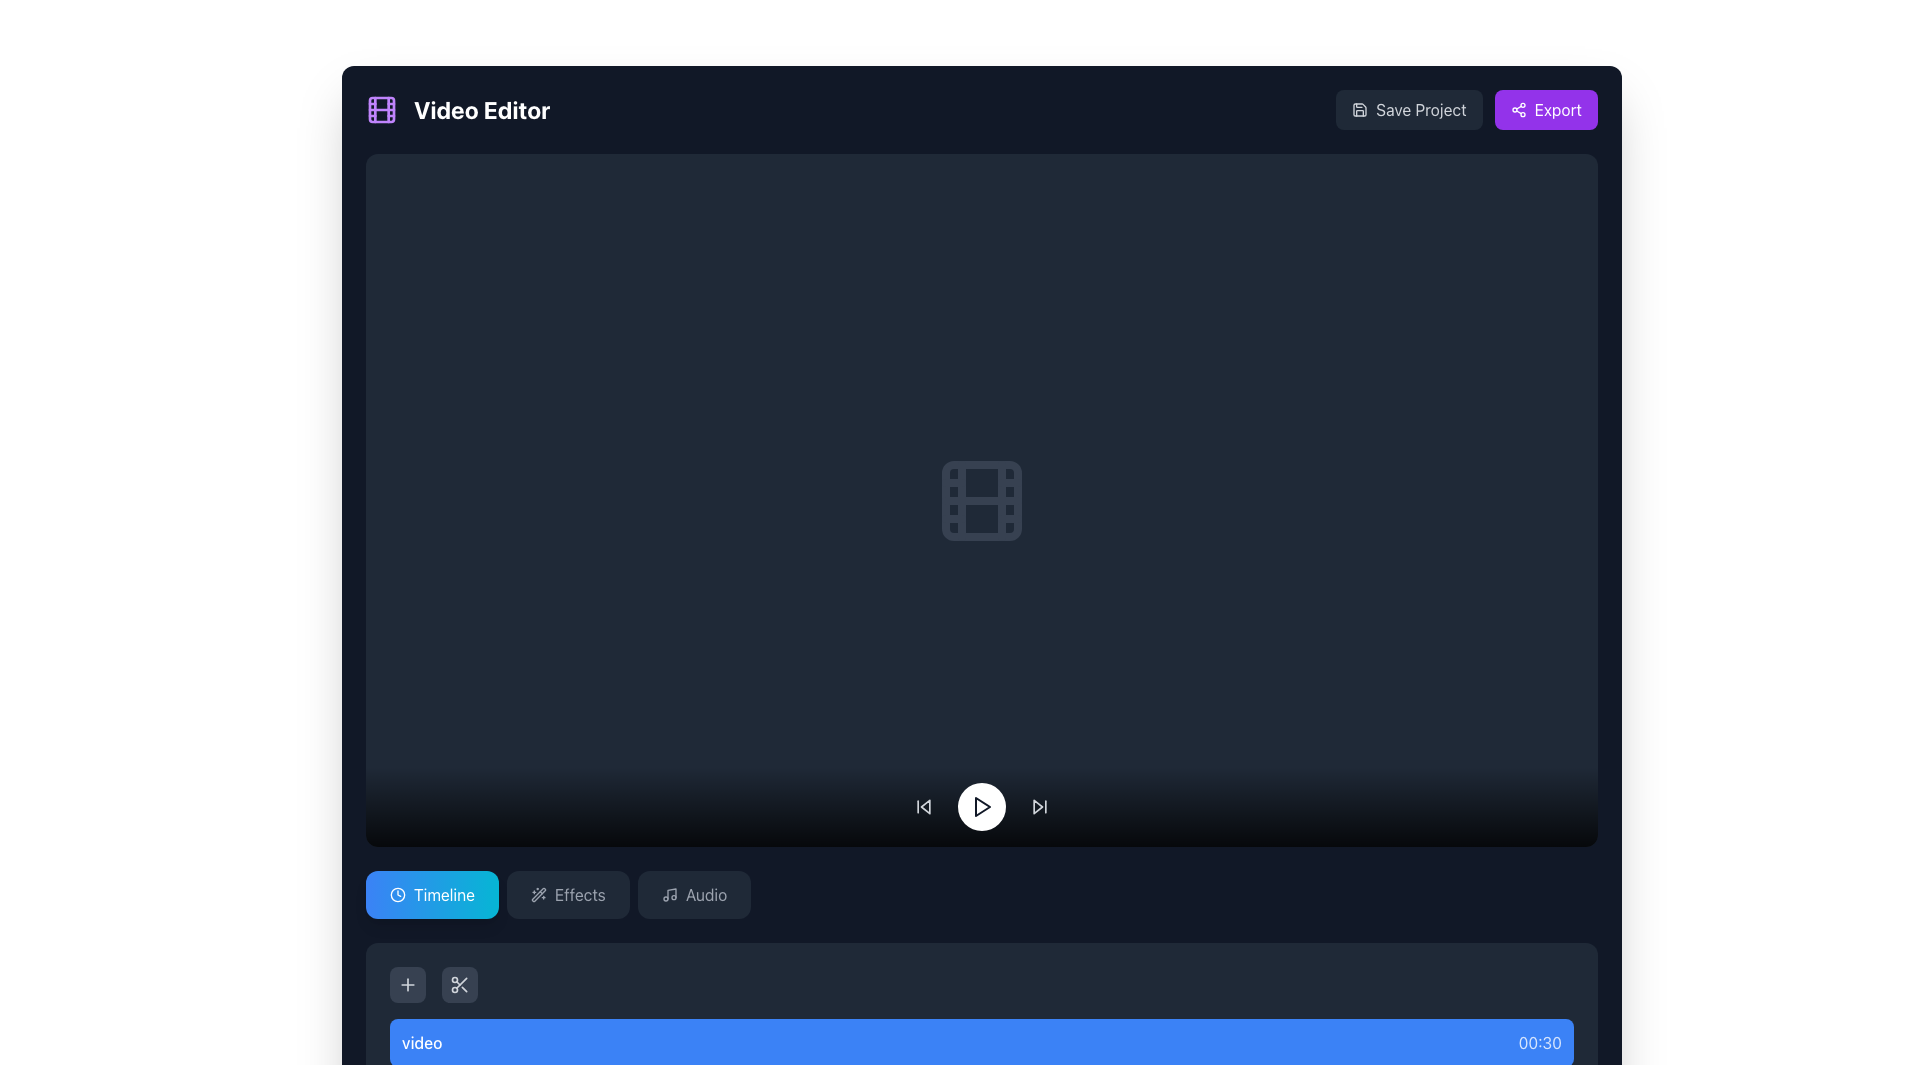 This screenshot has width=1920, height=1080. What do you see at coordinates (924, 805) in the screenshot?
I see `the triangular shaped graphical icon that is part of the skip-backward button, located in the media control bar at the bottom center of the interface` at bounding box center [924, 805].